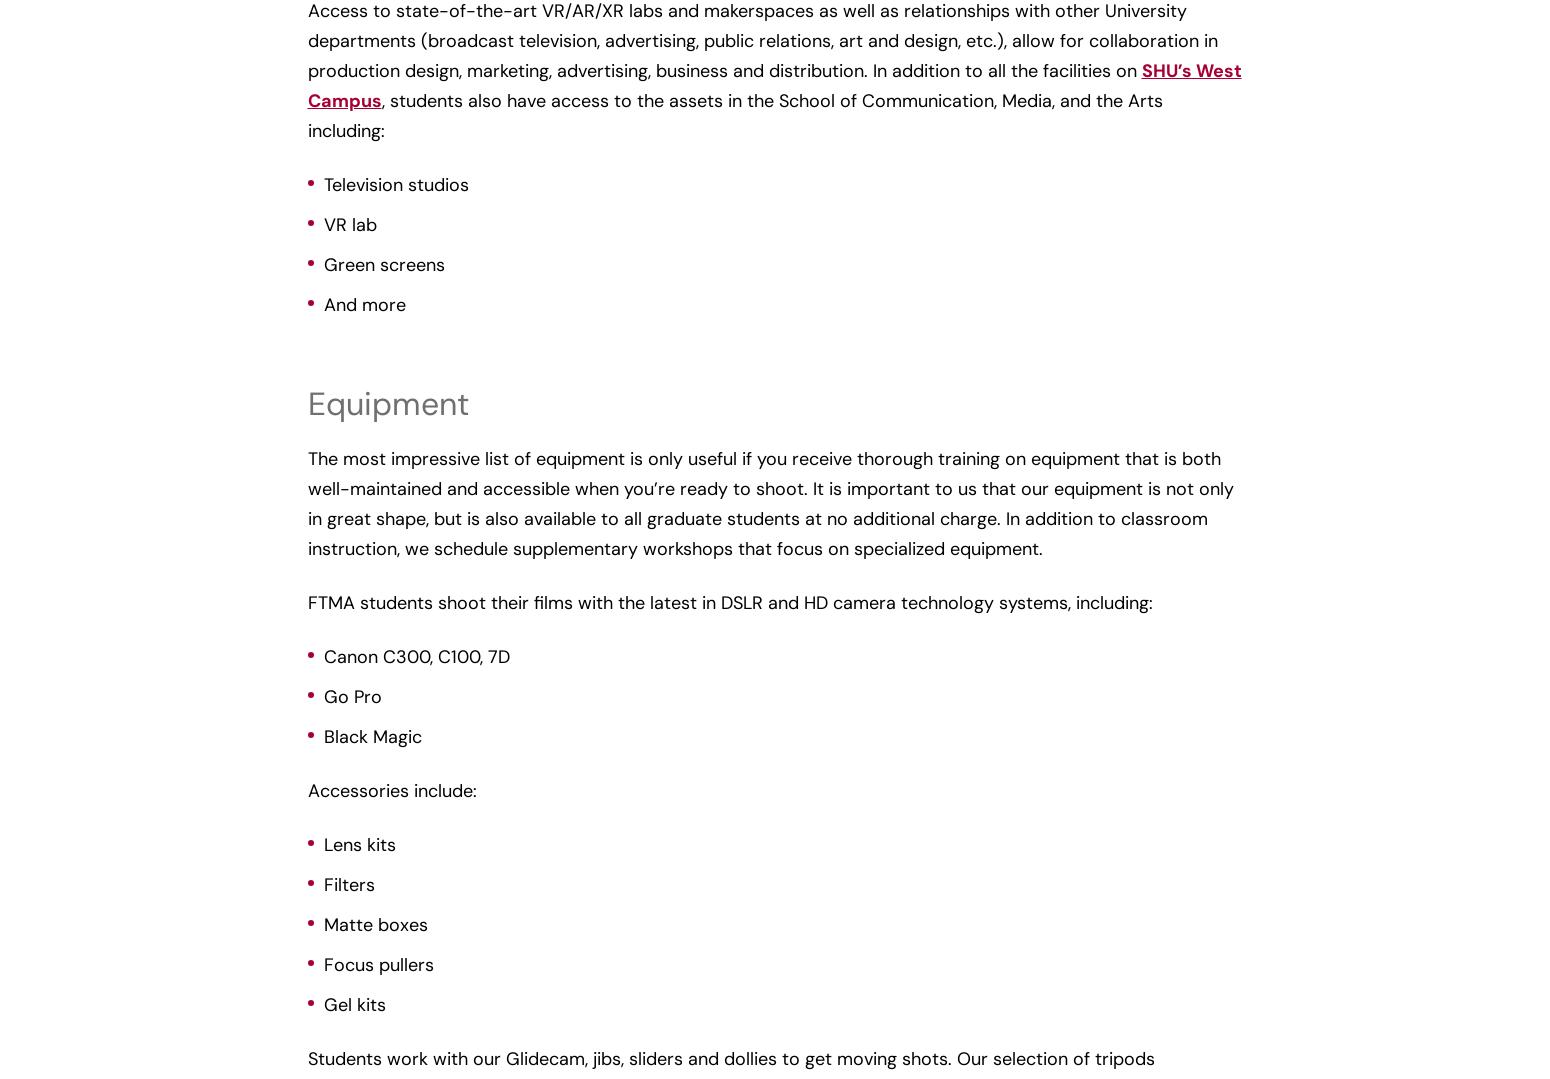 The height and width of the screenshot is (1079, 1550). I want to click on 'Matte boxes', so click(322, 923).